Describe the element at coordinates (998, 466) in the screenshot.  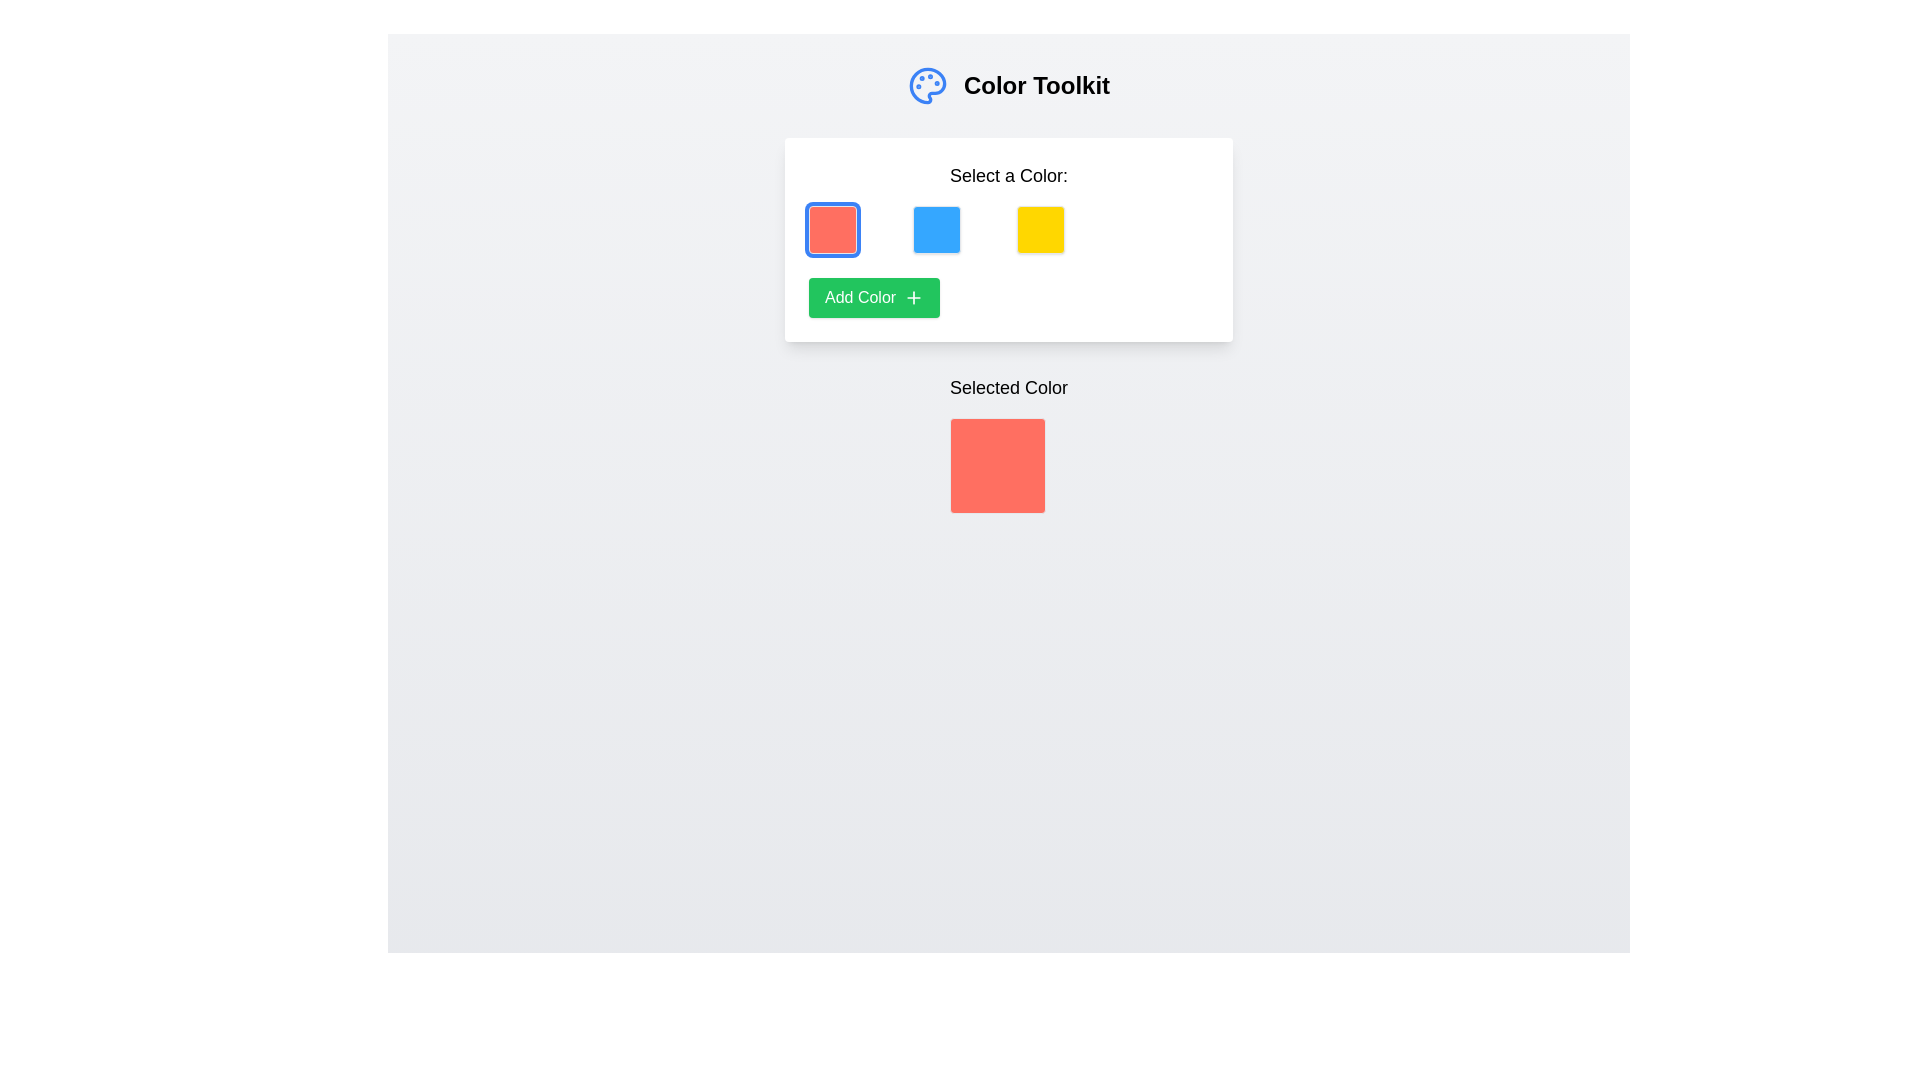
I see `the color displayed in the visual display area located centrally below the title 'Selected Color'` at that location.